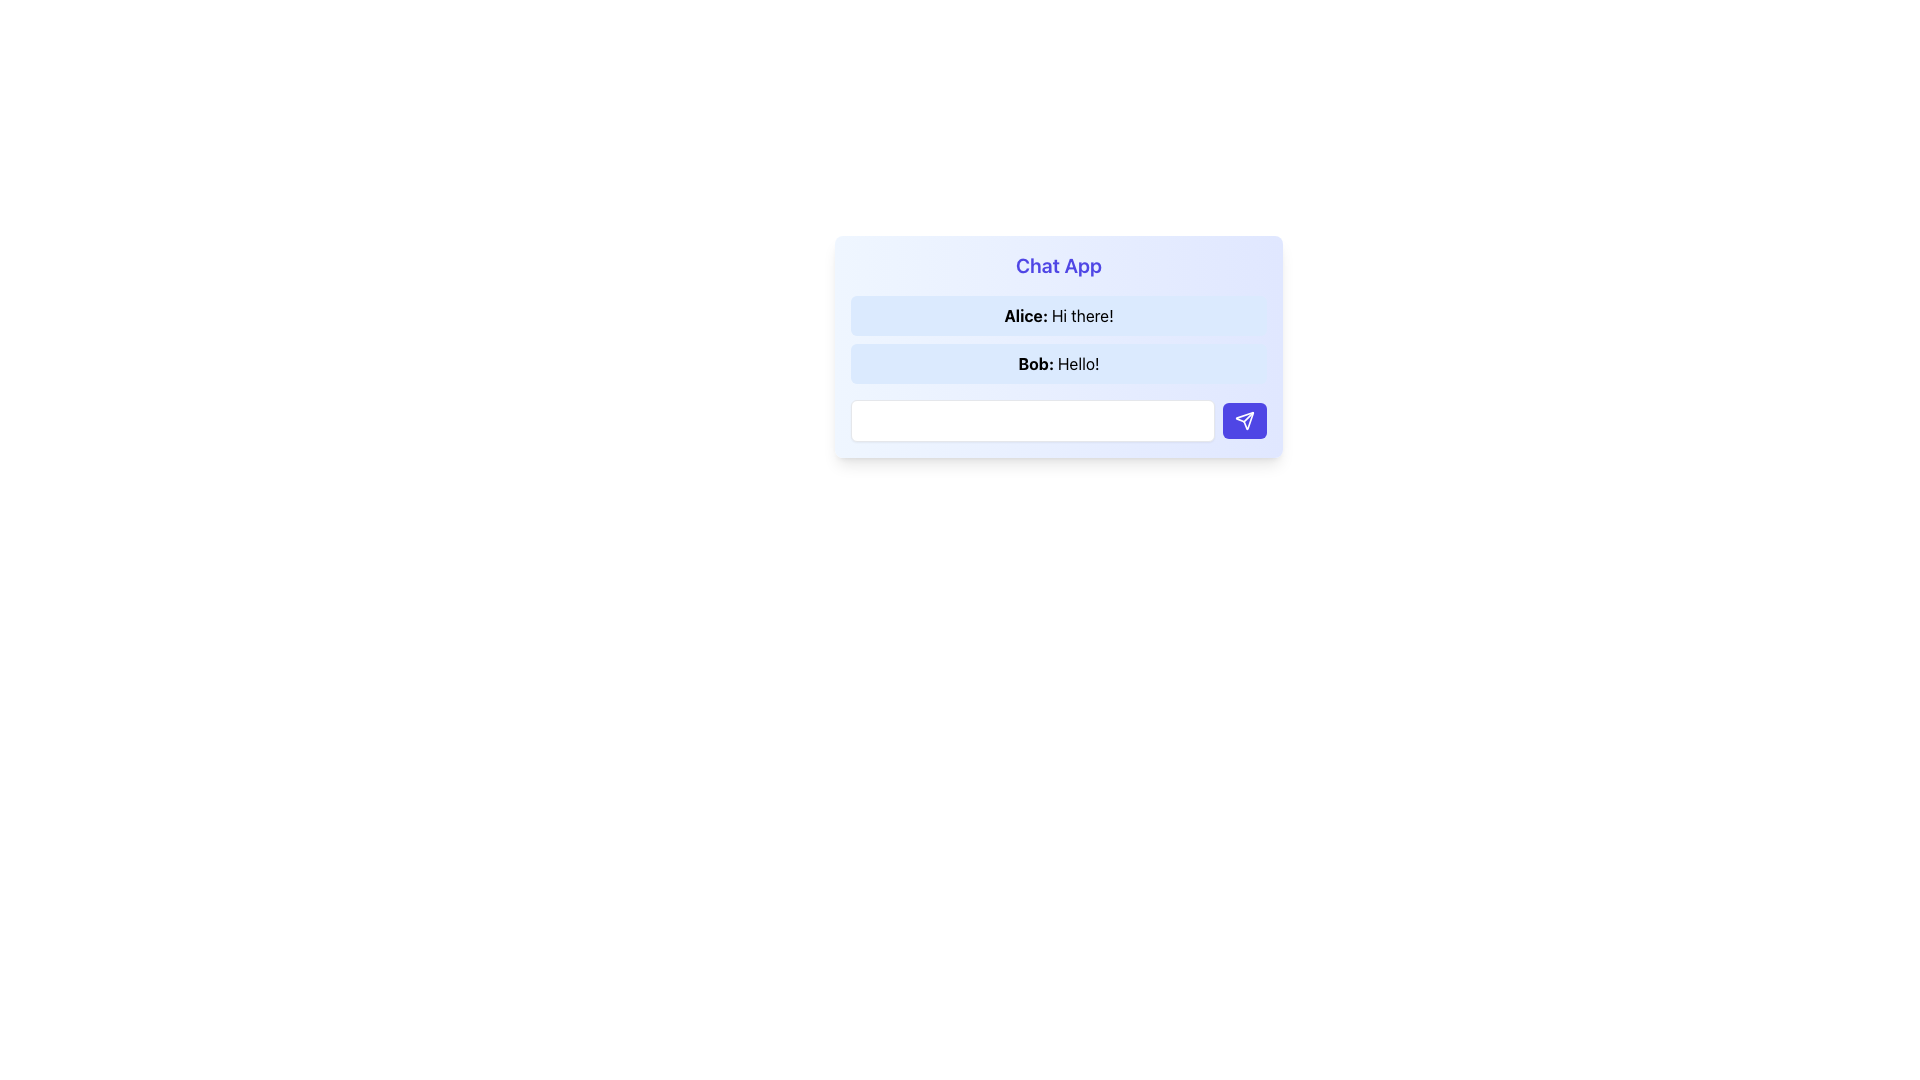 This screenshot has height=1080, width=1920. What do you see at coordinates (1081, 315) in the screenshot?
I see `message text 'Hi there!' displayed in the chat bubble next to the username 'Alice:' in the chat application` at bounding box center [1081, 315].